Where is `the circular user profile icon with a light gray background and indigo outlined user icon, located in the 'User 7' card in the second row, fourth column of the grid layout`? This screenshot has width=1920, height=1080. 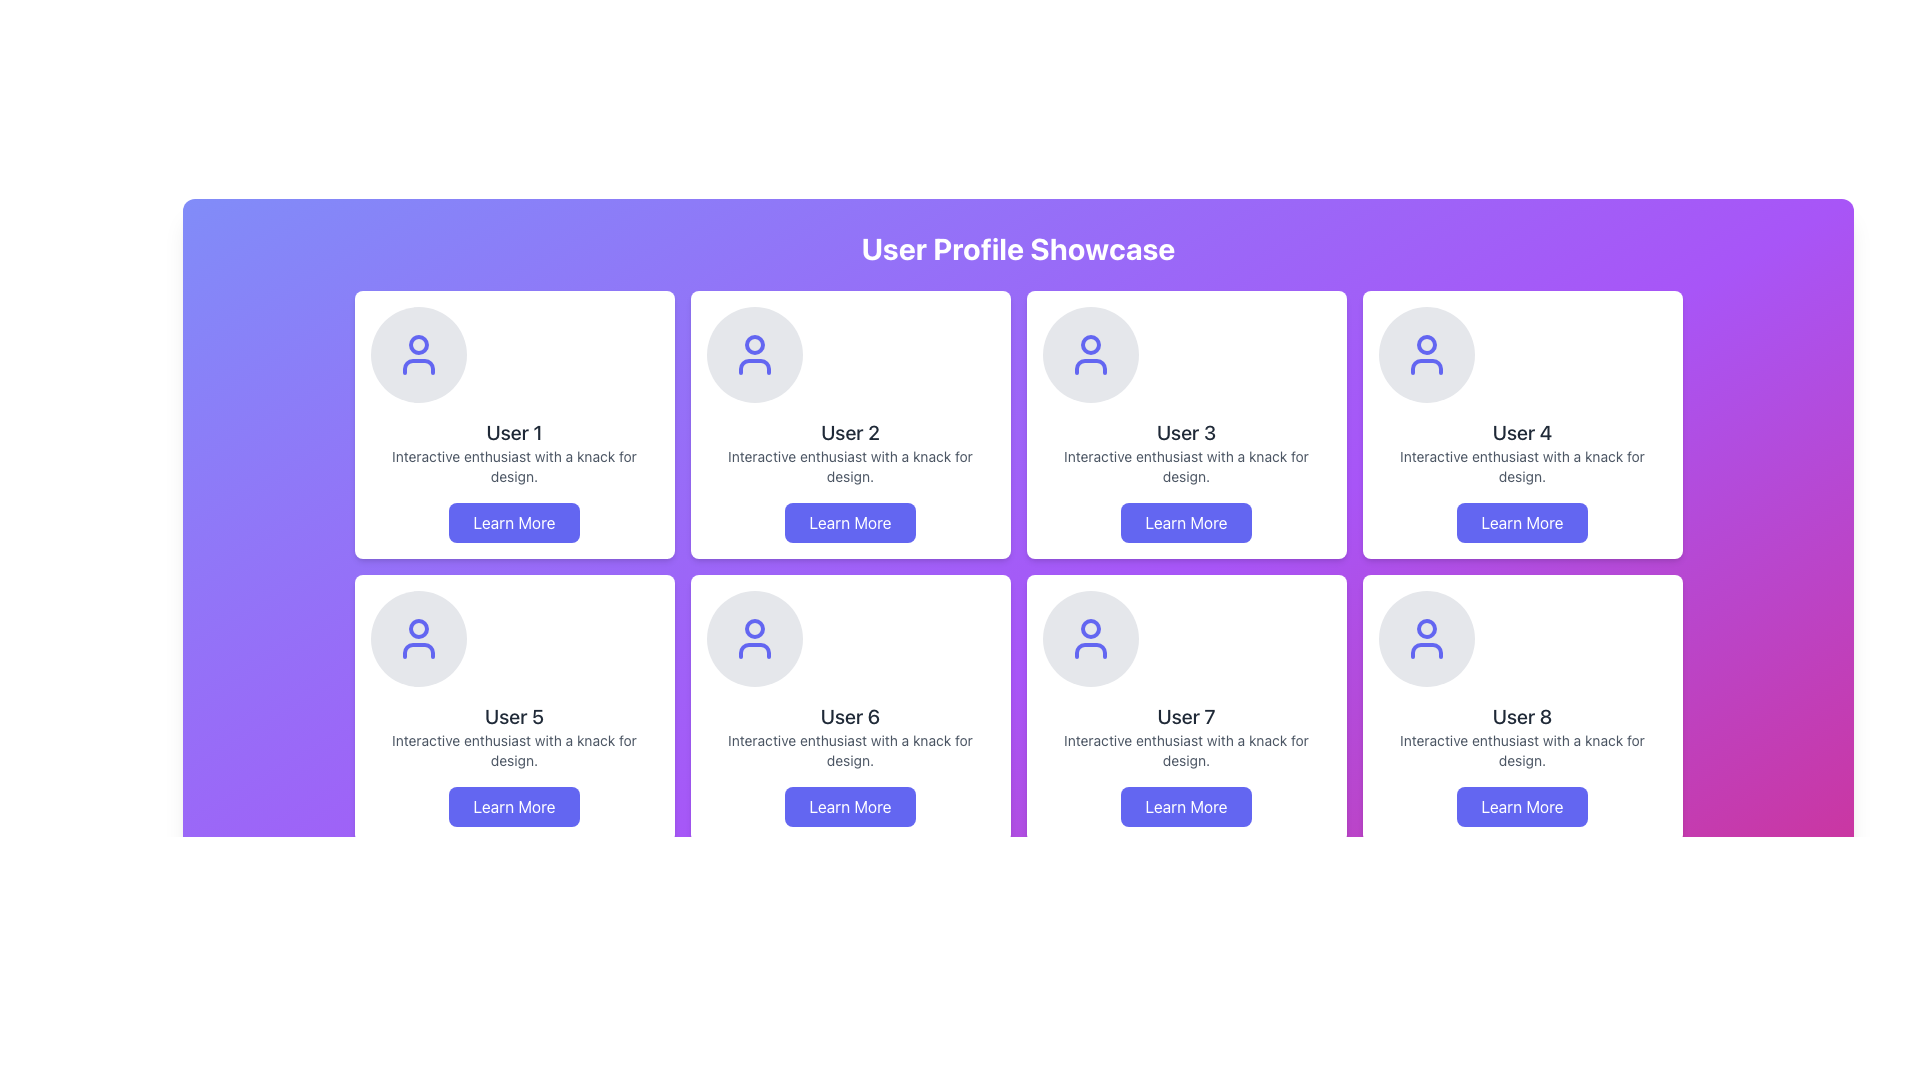 the circular user profile icon with a light gray background and indigo outlined user icon, located in the 'User 7' card in the second row, fourth column of the grid layout is located at coordinates (1089, 639).